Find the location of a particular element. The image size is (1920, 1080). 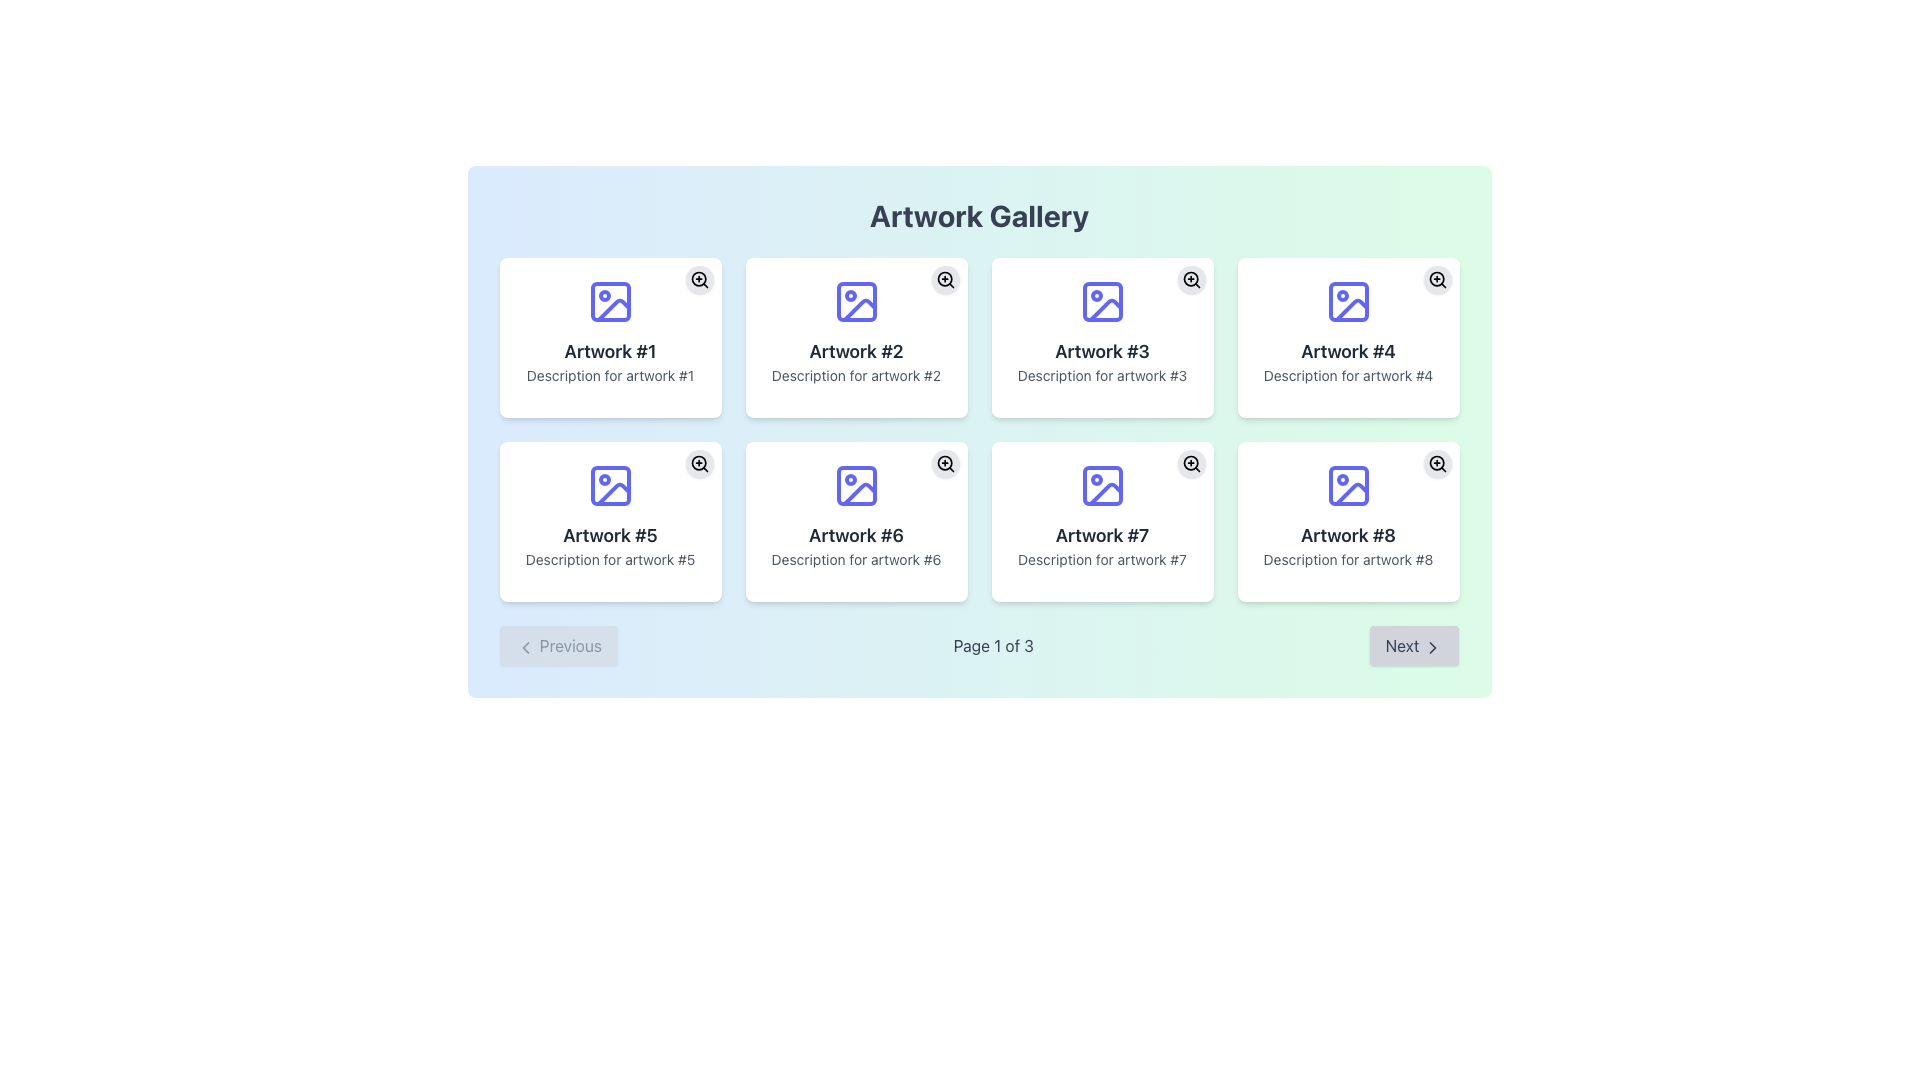

the interactive button for zooming into 'Artwork #1', located at the top-right corner of the corresponding artwork card to trigger the hover effect is located at coordinates (699, 280).